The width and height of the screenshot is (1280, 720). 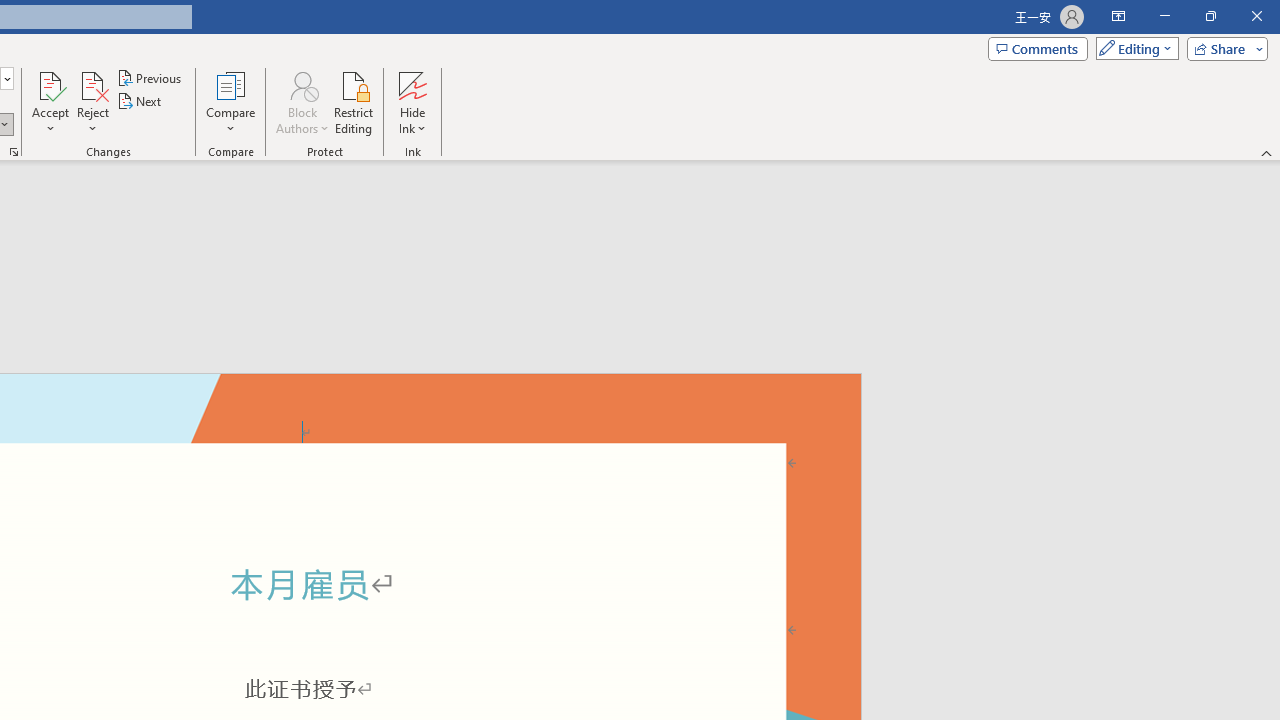 I want to click on 'Previous', so click(x=150, y=77).